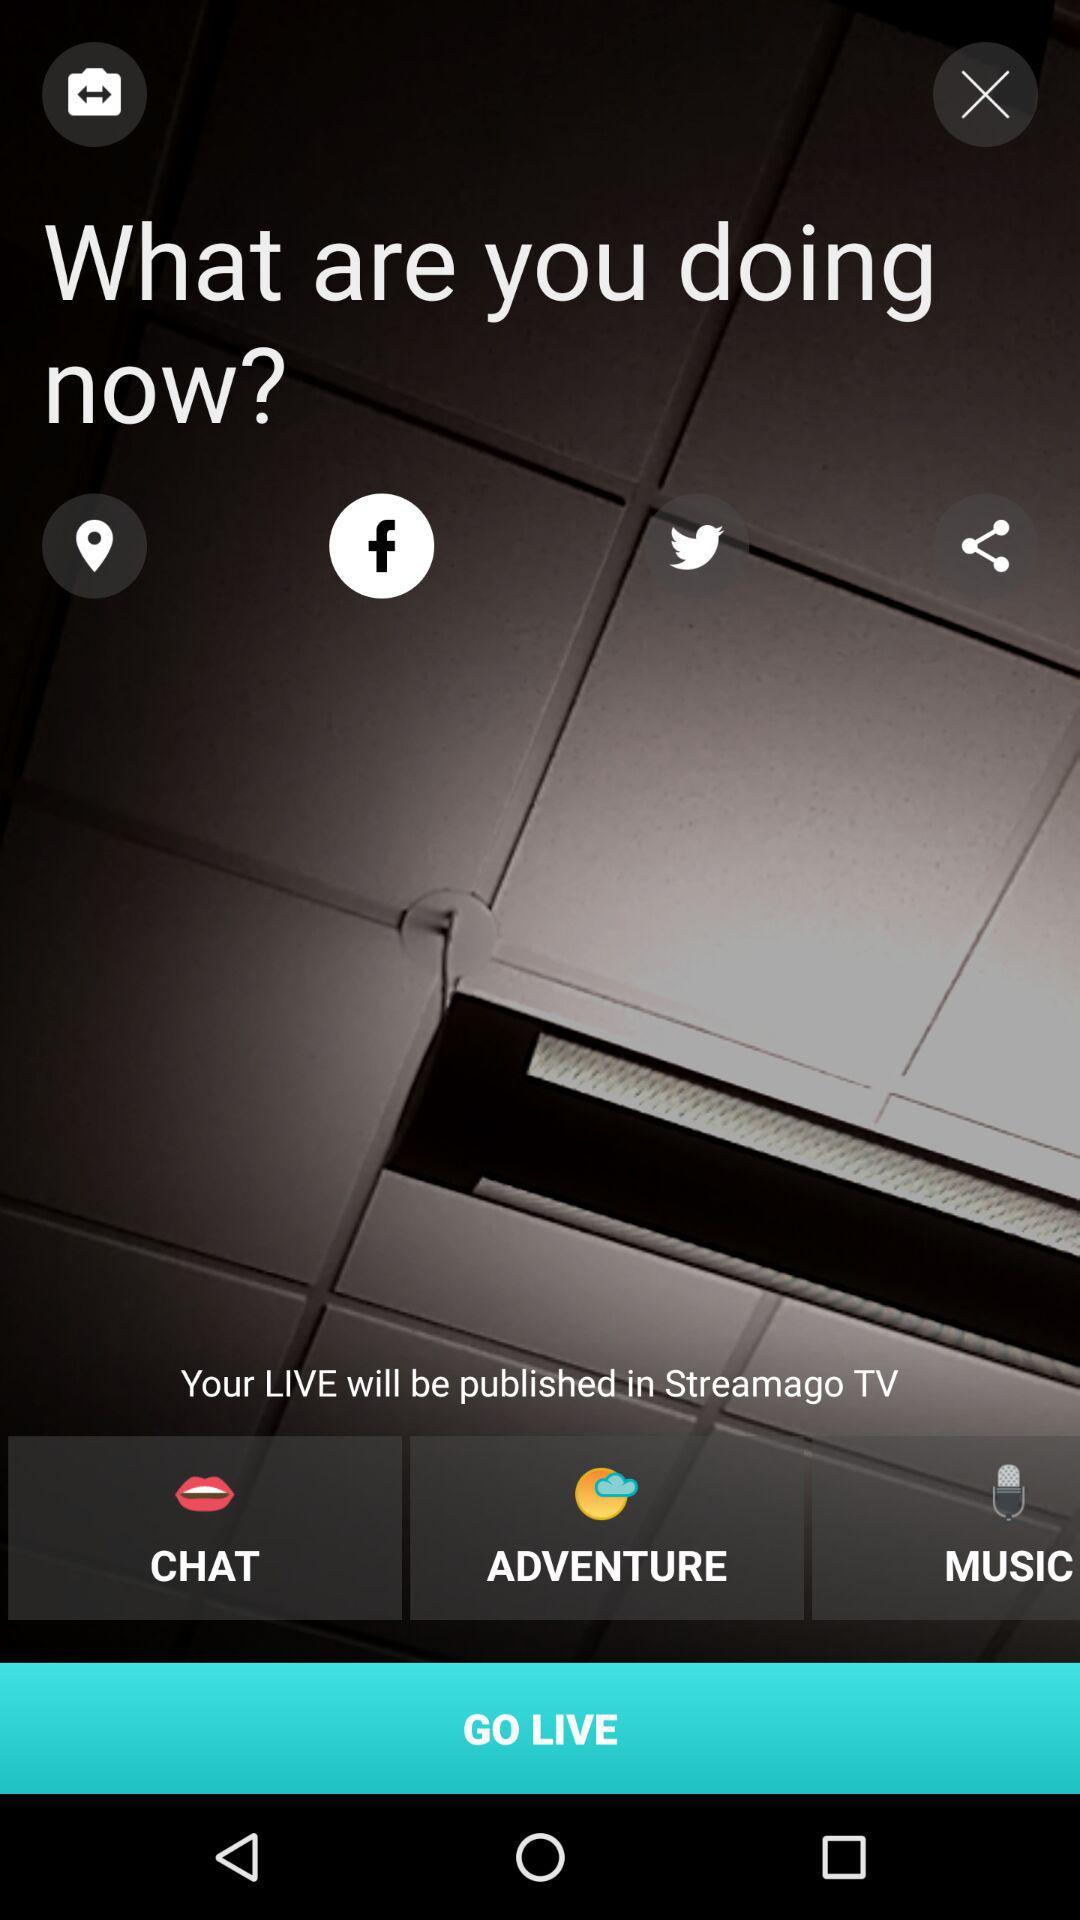 This screenshot has height=1920, width=1080. What do you see at coordinates (695, 546) in the screenshot?
I see `share with twitter` at bounding box center [695, 546].